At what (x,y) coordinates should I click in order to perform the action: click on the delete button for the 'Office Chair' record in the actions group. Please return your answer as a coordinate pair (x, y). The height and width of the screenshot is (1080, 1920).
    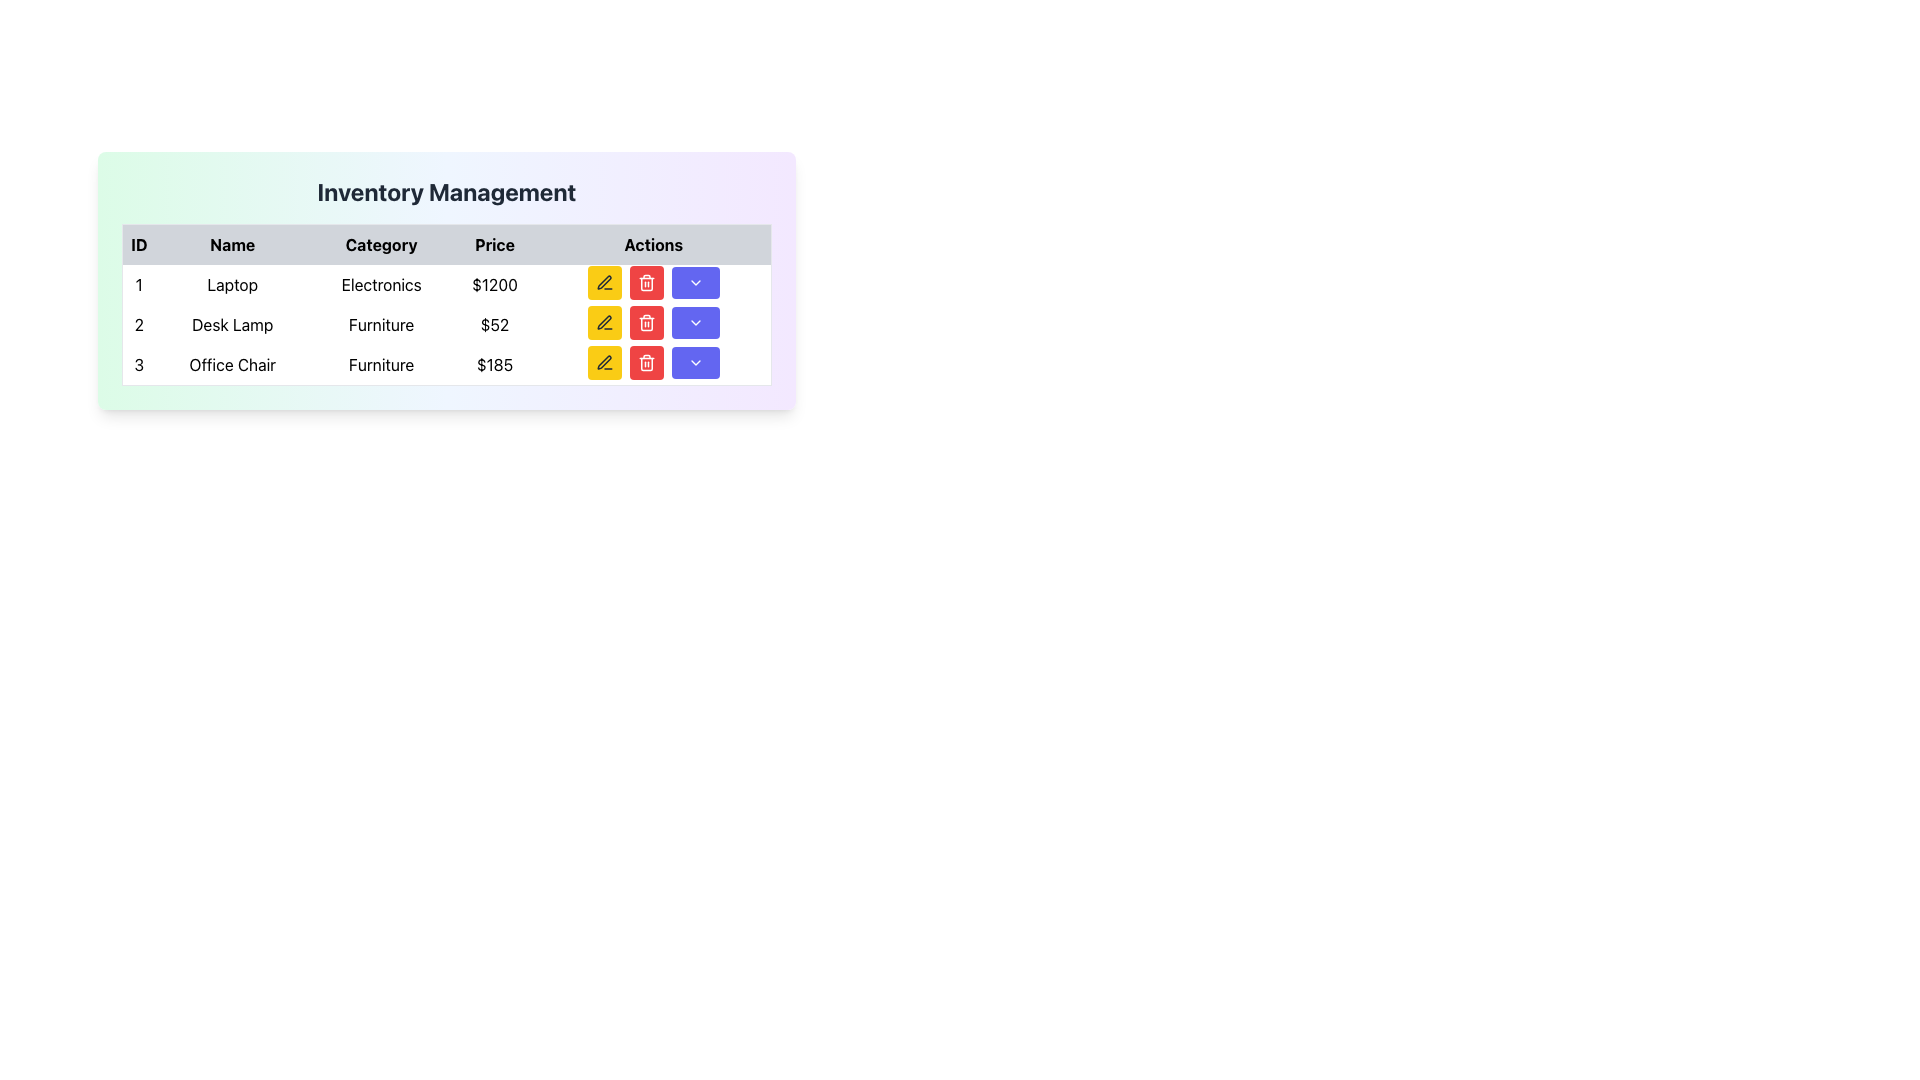
    Looking at the image, I should click on (646, 362).